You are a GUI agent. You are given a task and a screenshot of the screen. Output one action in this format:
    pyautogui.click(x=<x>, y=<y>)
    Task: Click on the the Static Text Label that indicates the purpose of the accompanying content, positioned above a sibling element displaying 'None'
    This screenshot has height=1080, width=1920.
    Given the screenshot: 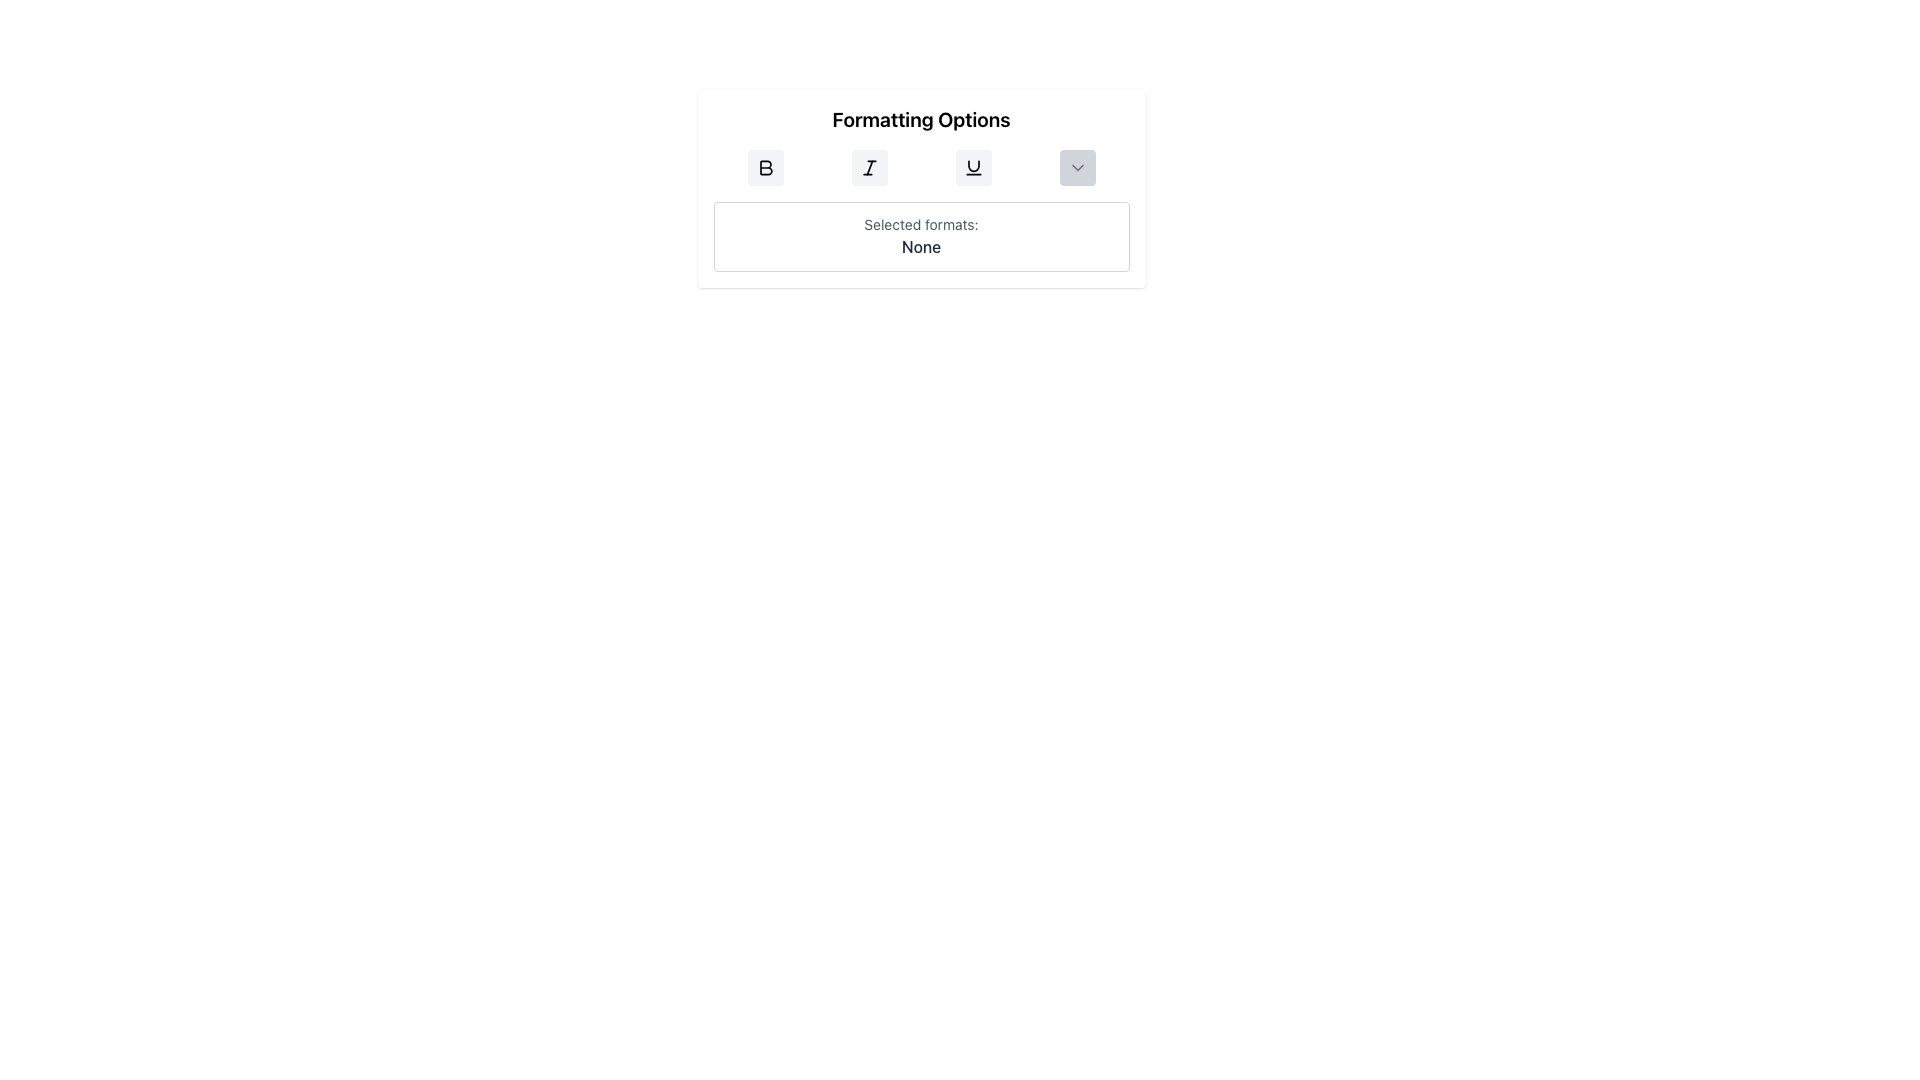 What is the action you would take?
    pyautogui.click(x=920, y=224)
    